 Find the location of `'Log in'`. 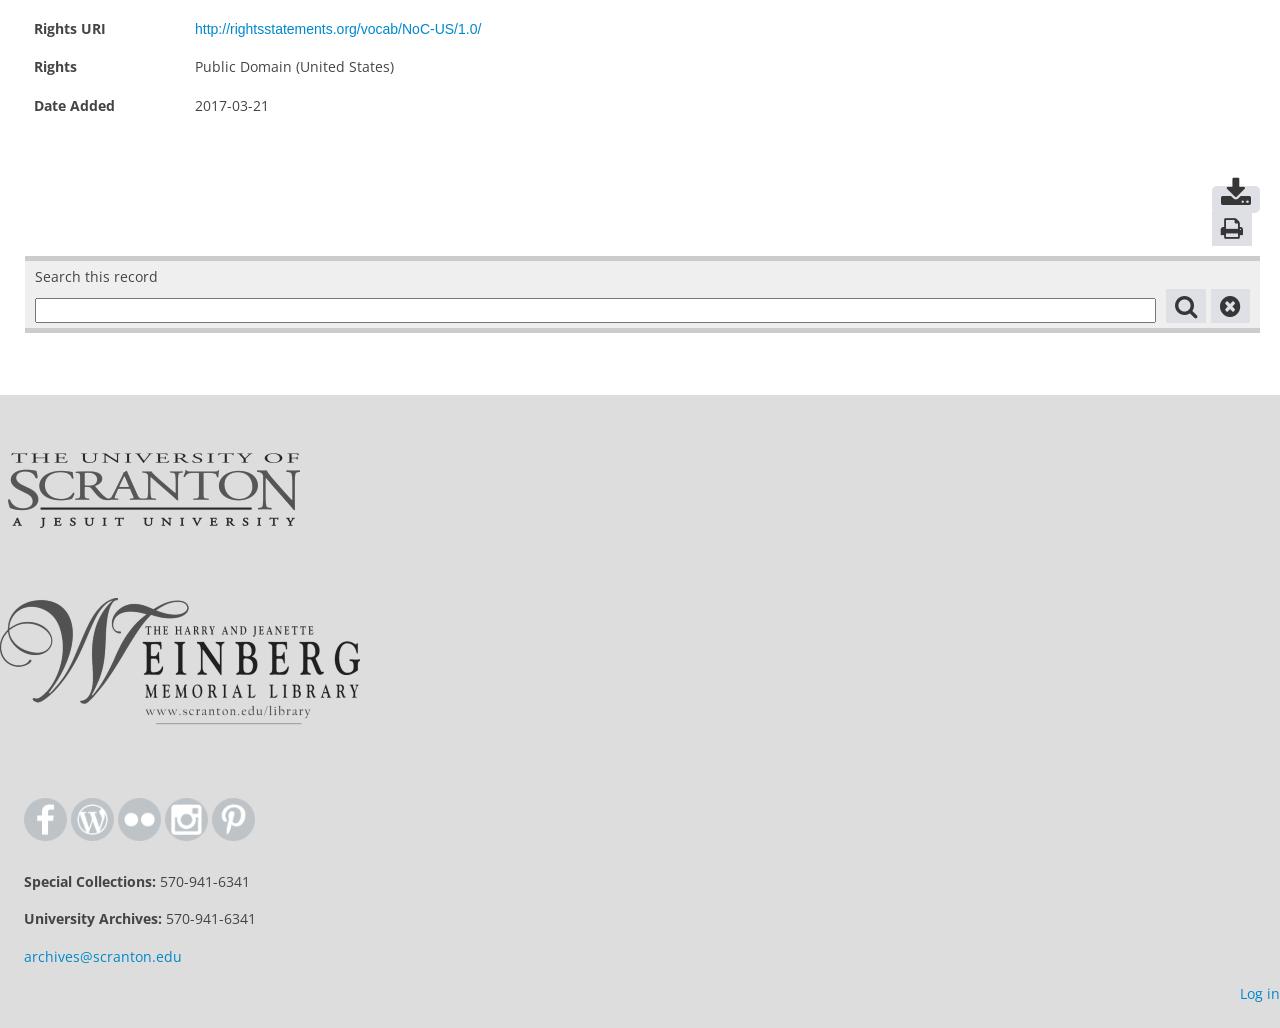

'Log in' is located at coordinates (1239, 992).